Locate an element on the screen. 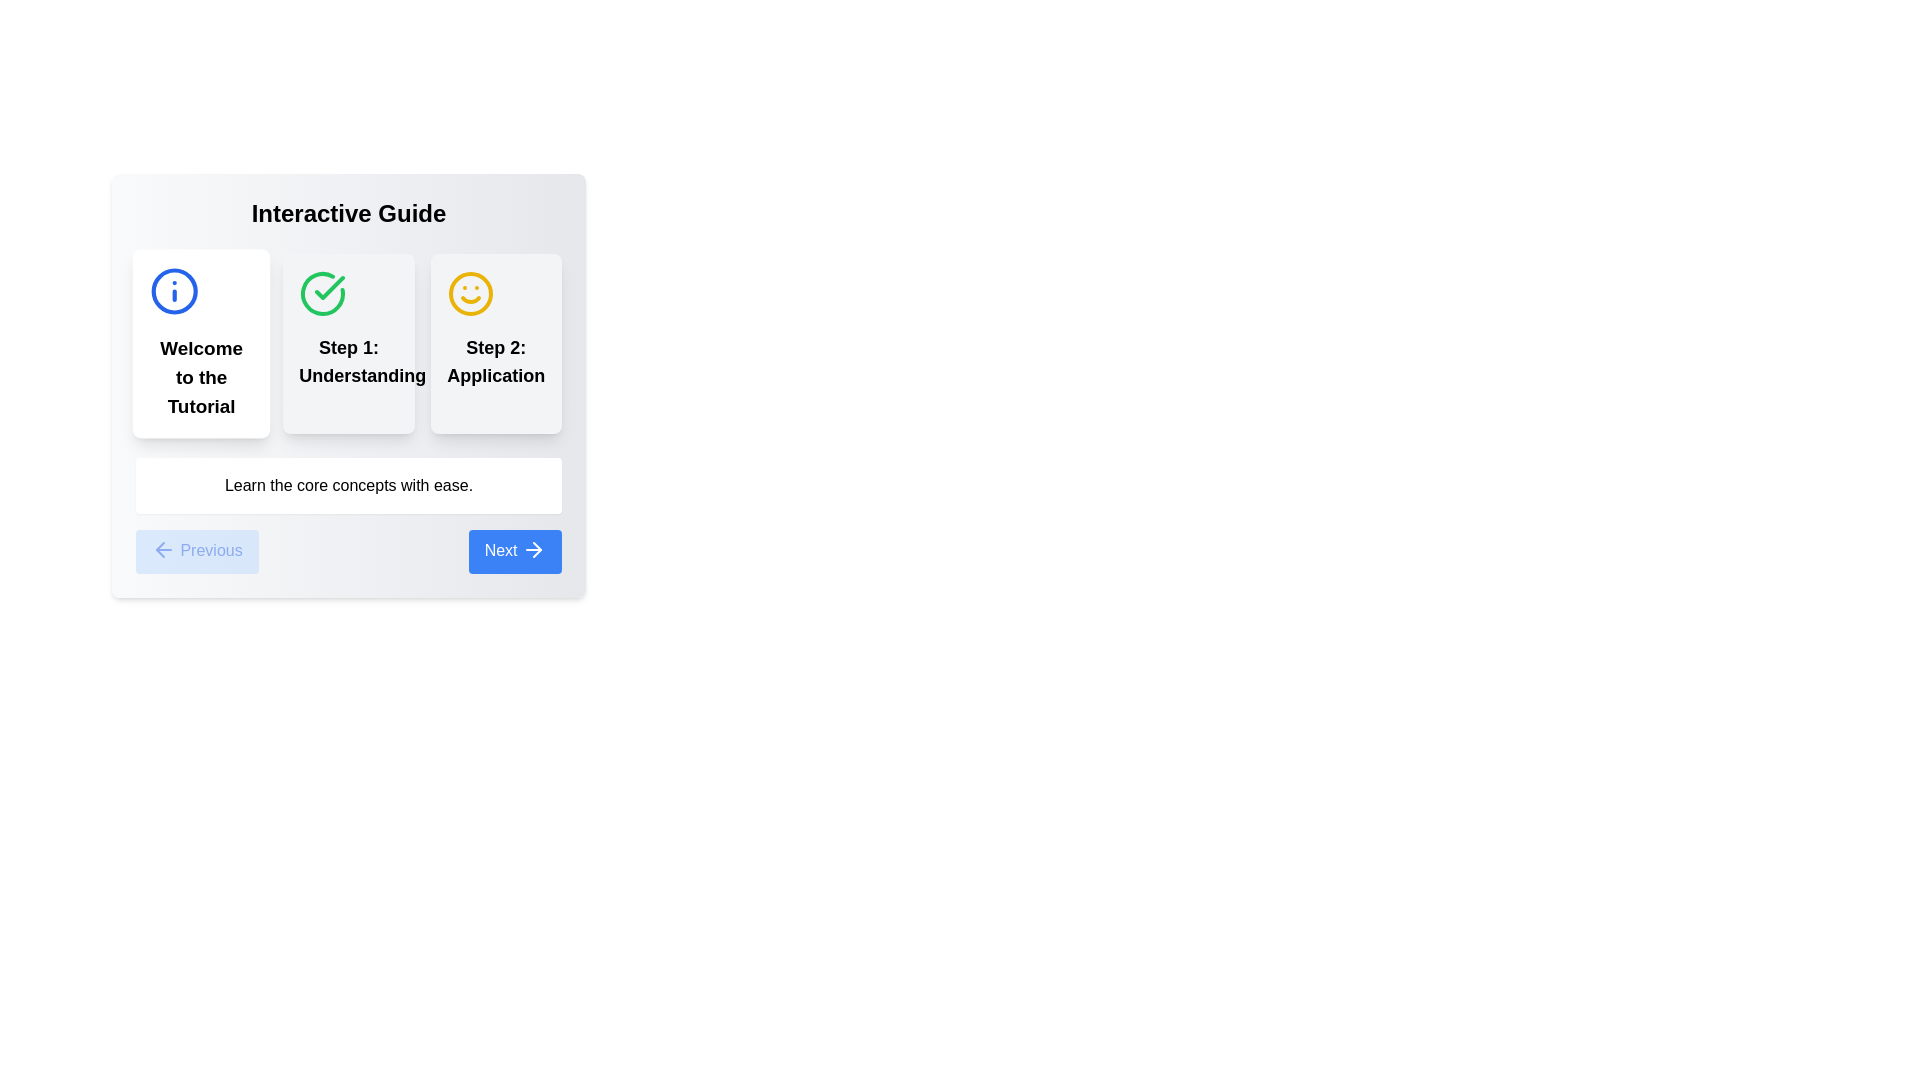 This screenshot has height=1080, width=1920. the step card labeled 'Step 1: Understanding' is located at coordinates (349, 342).